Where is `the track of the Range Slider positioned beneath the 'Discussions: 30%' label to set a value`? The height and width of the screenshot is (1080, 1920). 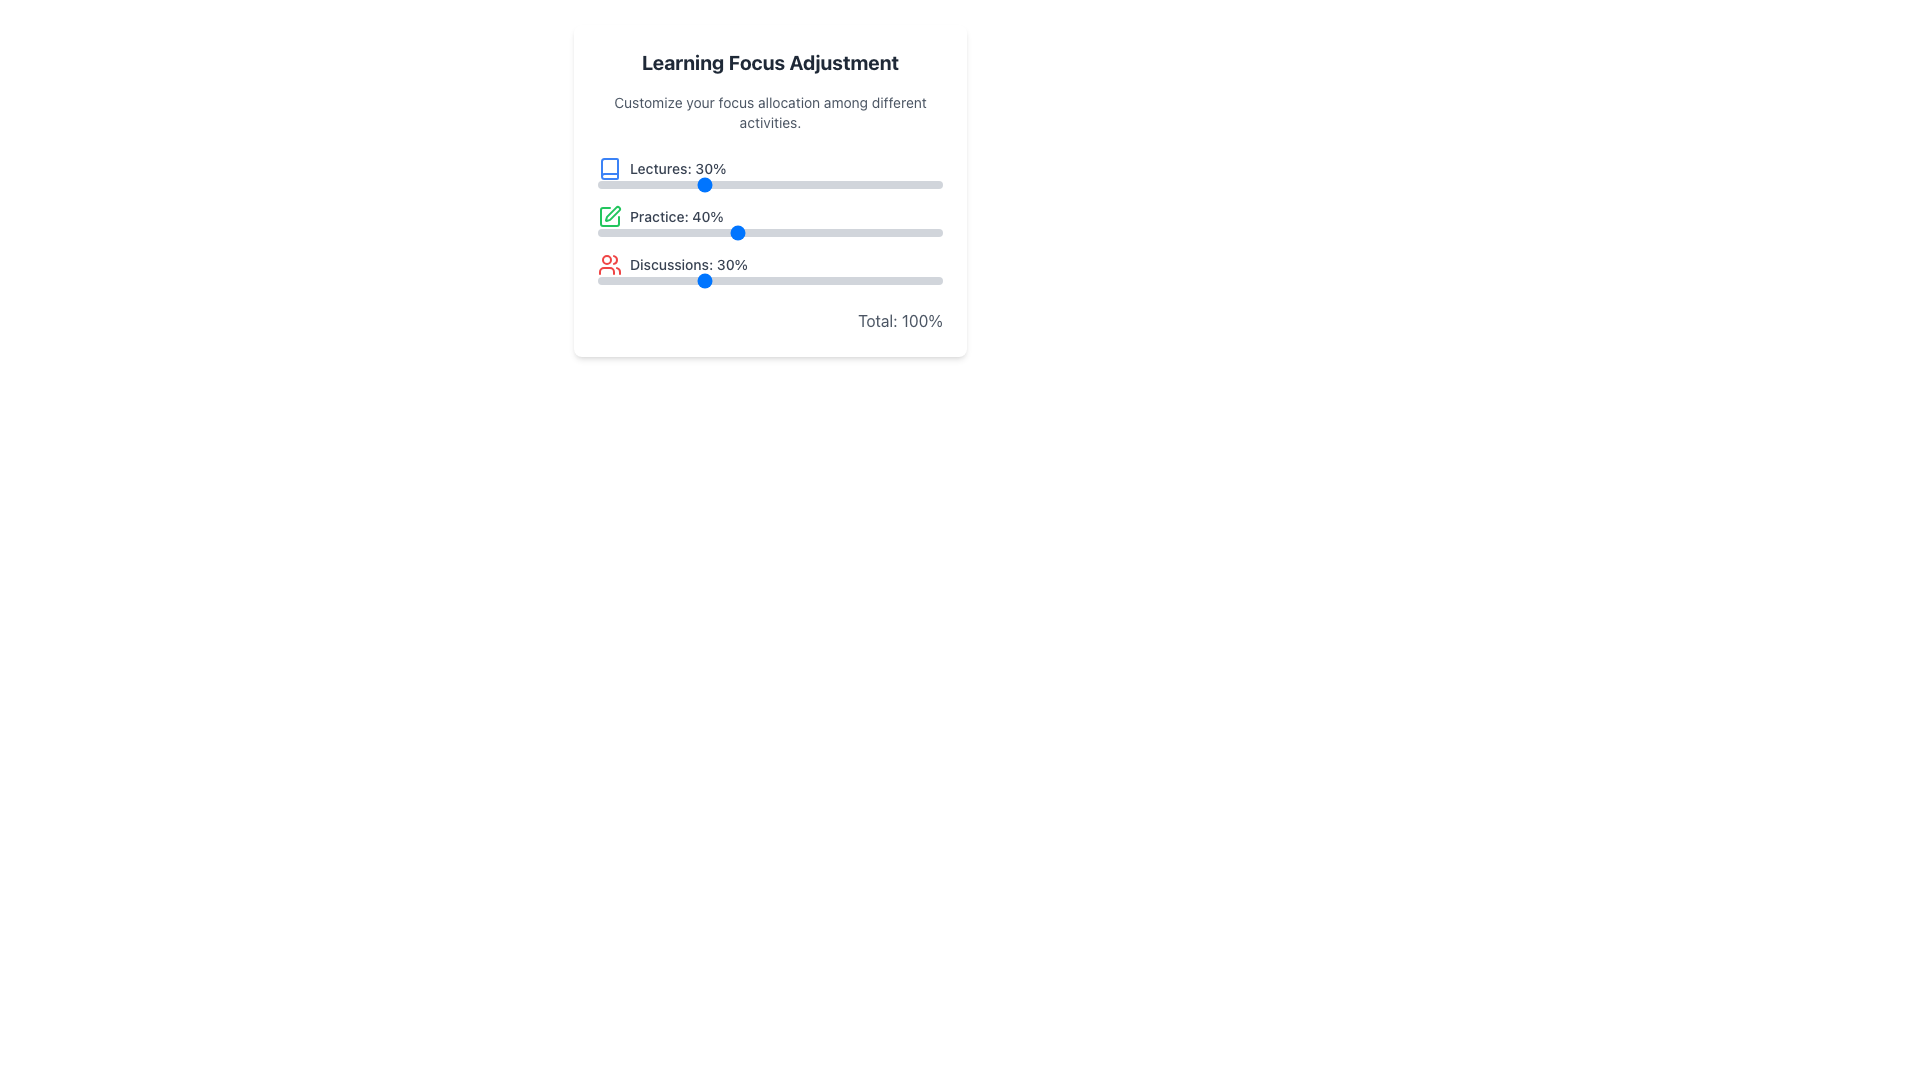 the track of the Range Slider positioned beneath the 'Discussions: 30%' label to set a value is located at coordinates (769, 281).